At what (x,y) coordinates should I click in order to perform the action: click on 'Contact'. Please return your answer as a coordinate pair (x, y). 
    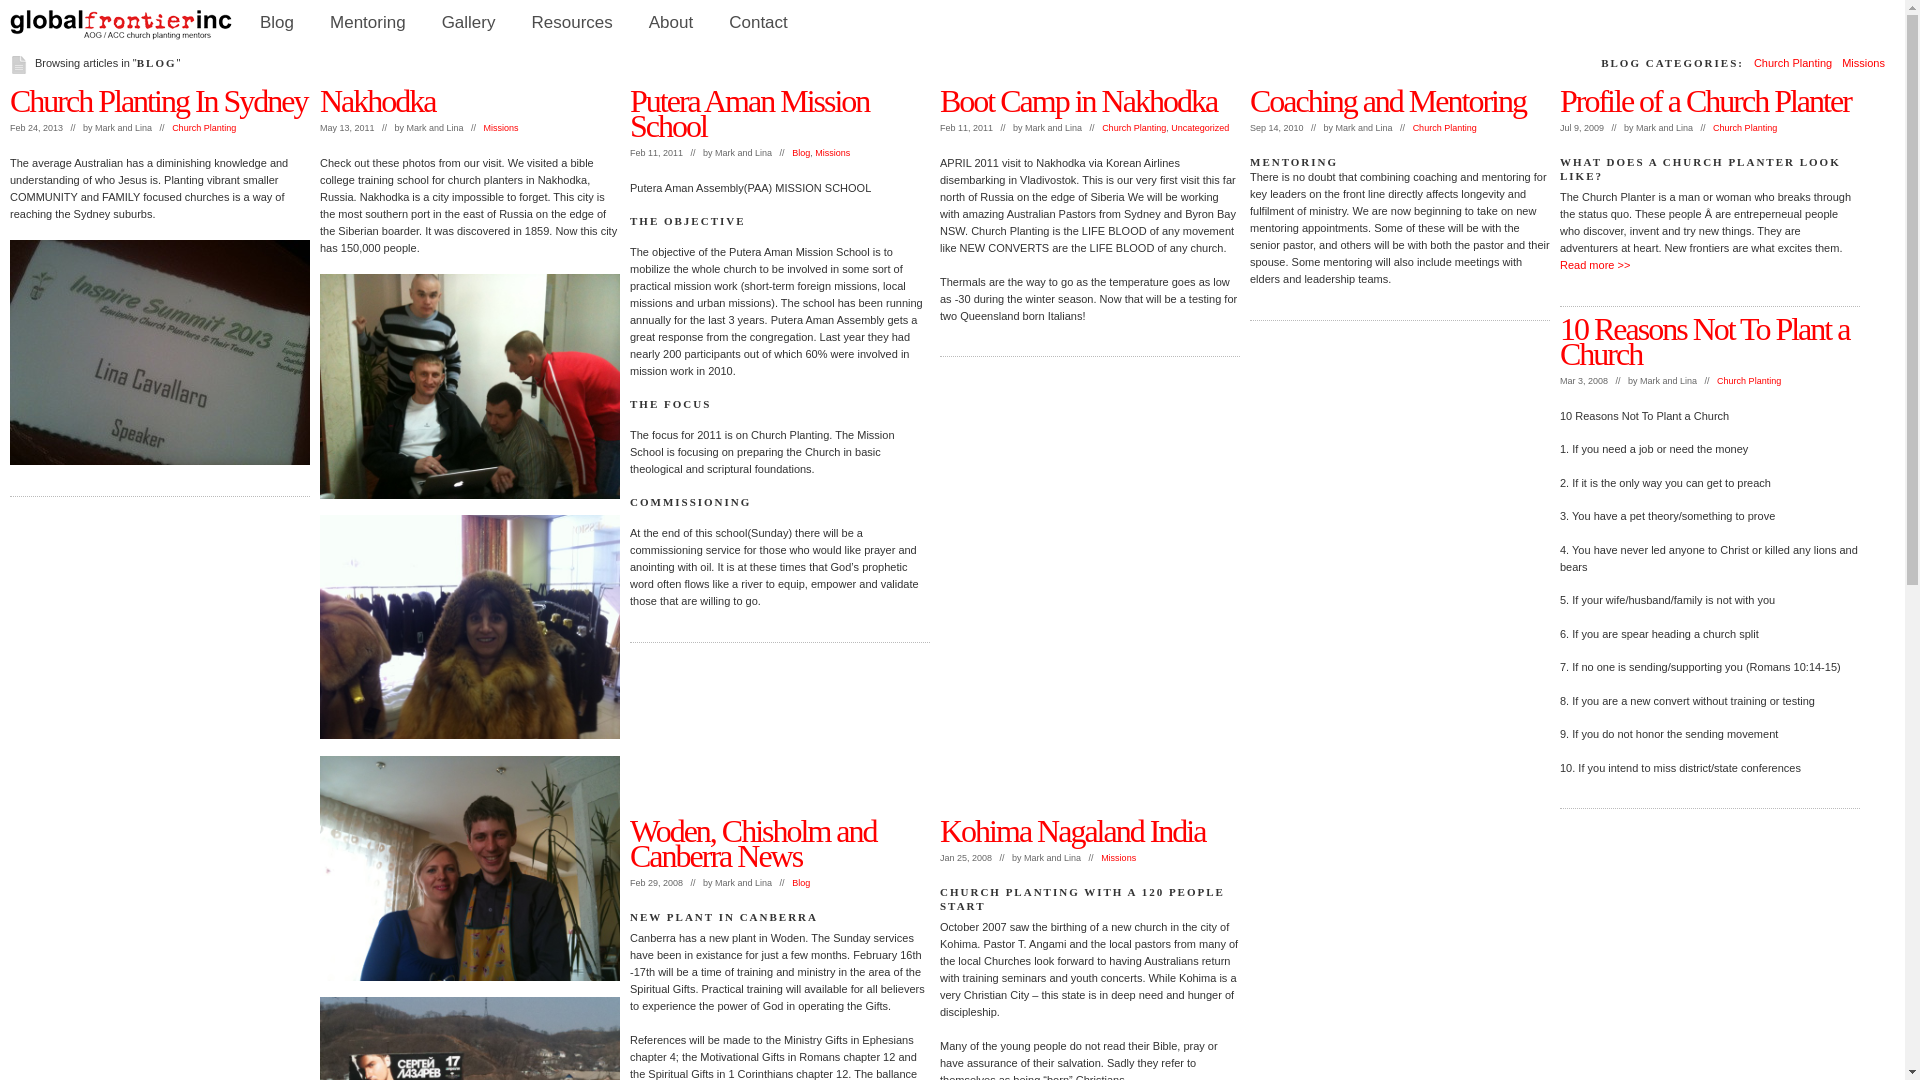
    Looking at the image, I should click on (757, 22).